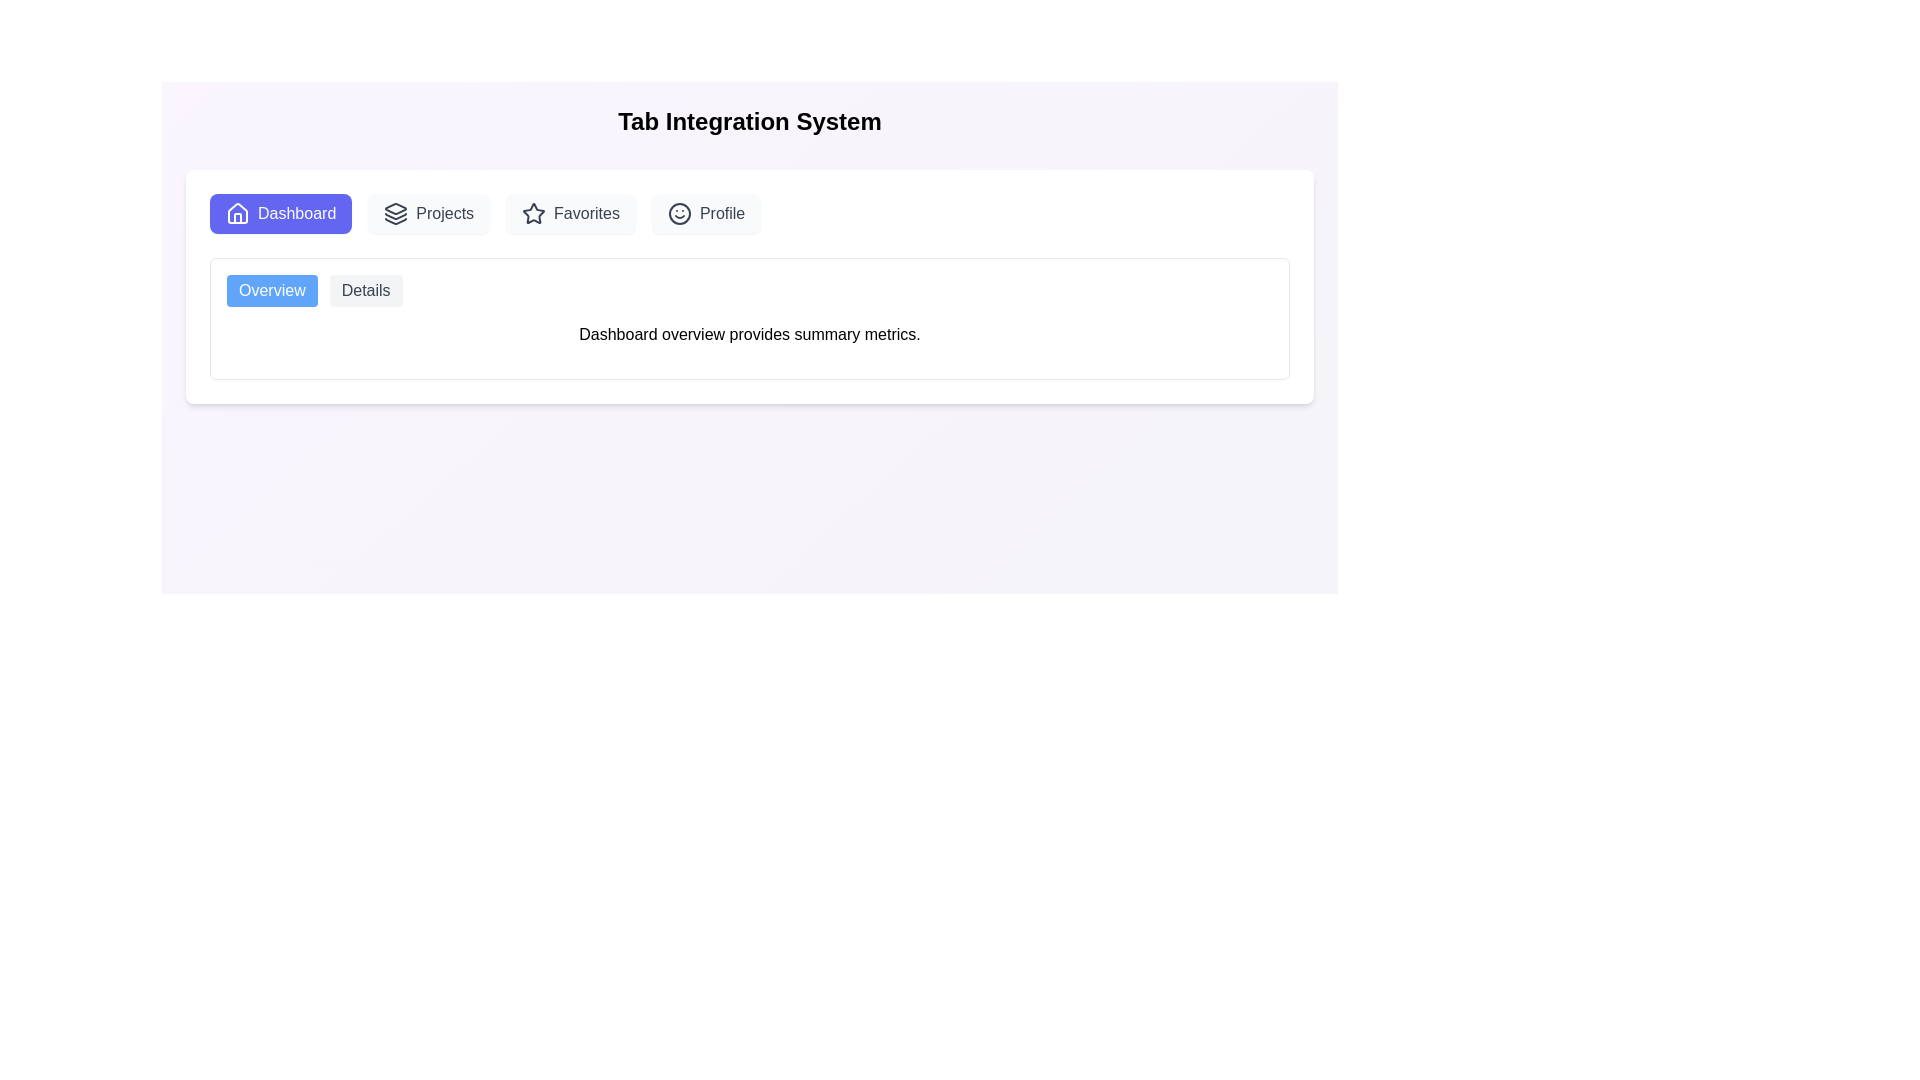  I want to click on the star icon in the 'Favorites' section of the top navigation bar, so click(534, 213).